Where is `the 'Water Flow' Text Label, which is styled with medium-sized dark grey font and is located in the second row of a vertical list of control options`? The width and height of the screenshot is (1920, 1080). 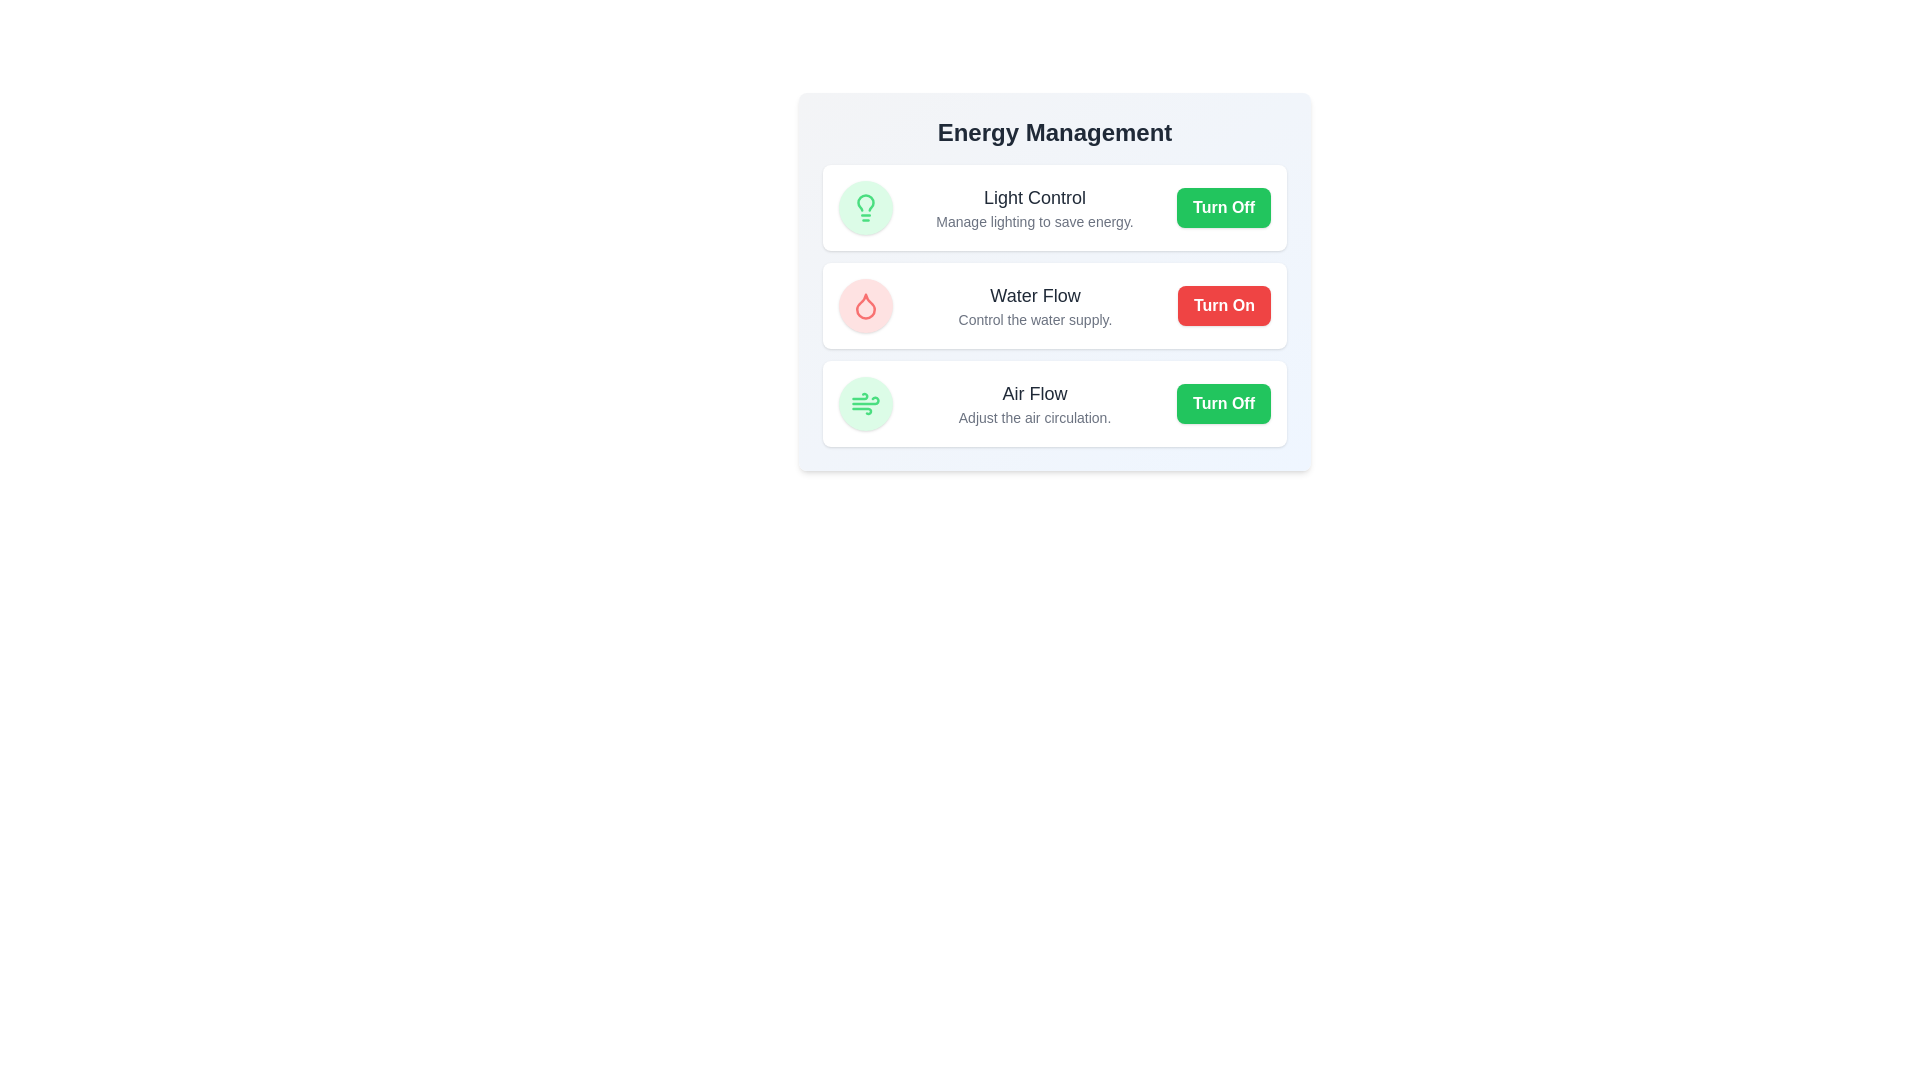
the 'Water Flow' Text Label, which is styled with medium-sized dark grey font and is located in the second row of a vertical list of control options is located at coordinates (1035, 296).